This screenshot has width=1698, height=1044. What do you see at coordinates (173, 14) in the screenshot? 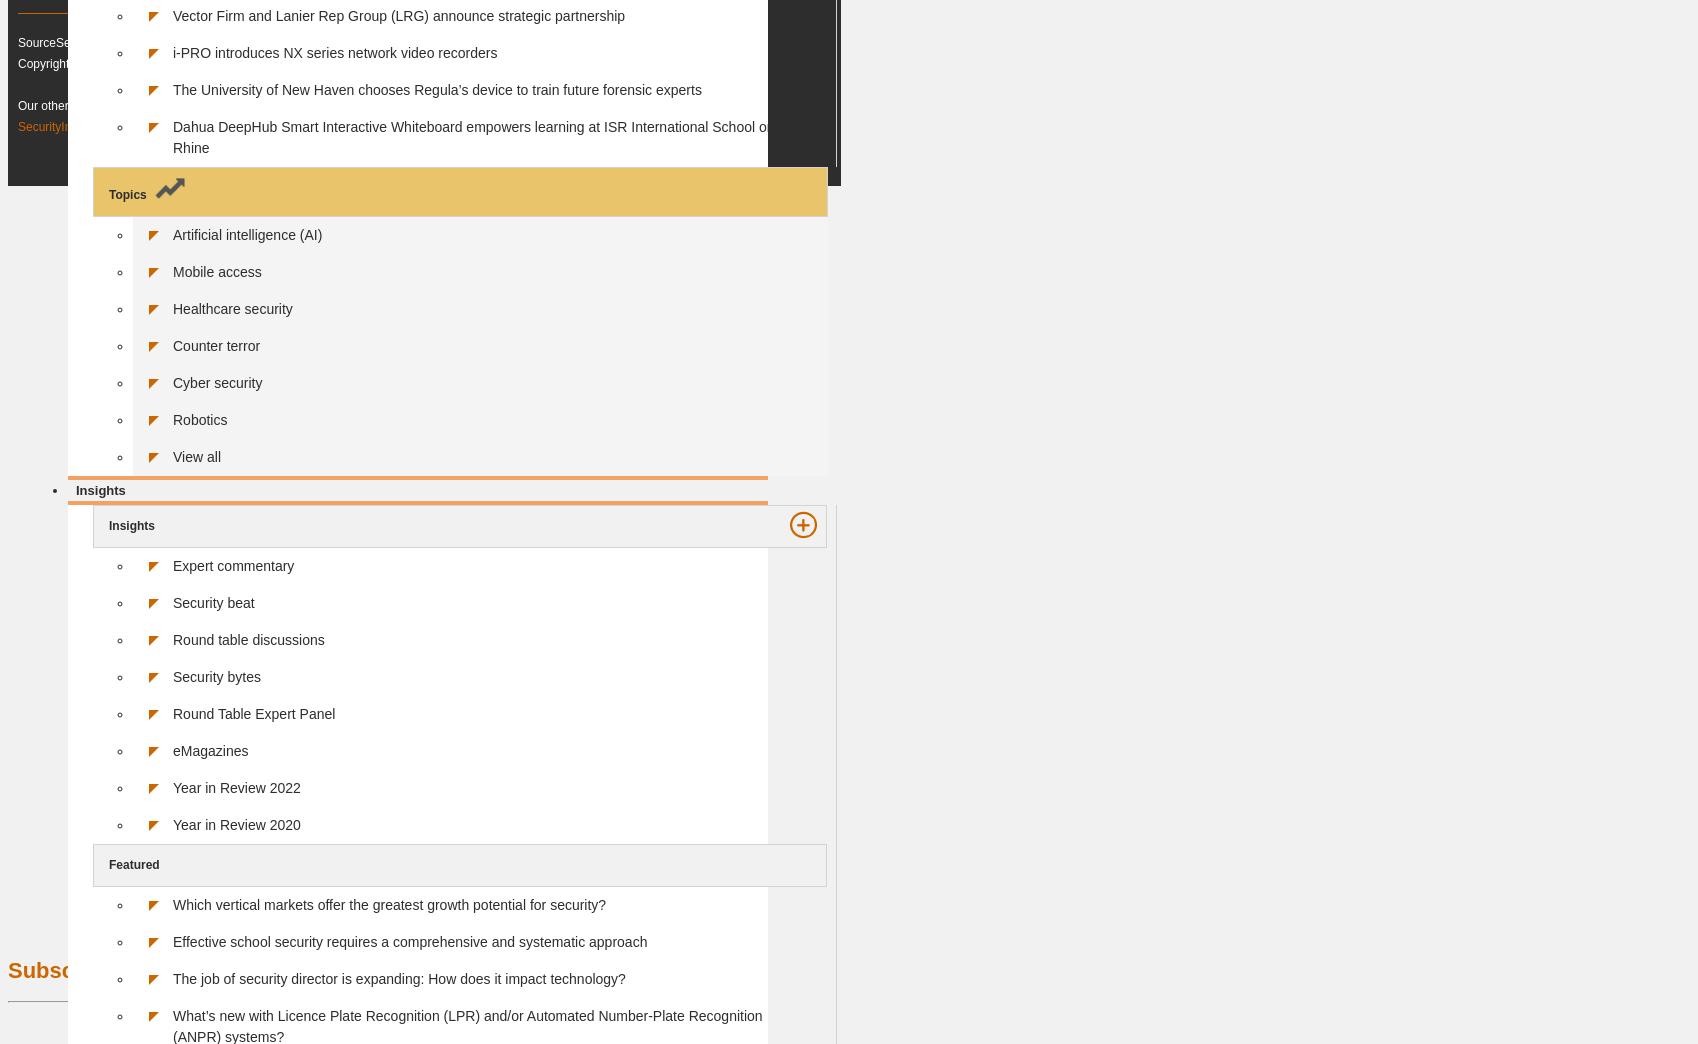
I see `'Vector Firm and Lanier Rep Group (LRG) announce strategic partnership'` at bounding box center [173, 14].